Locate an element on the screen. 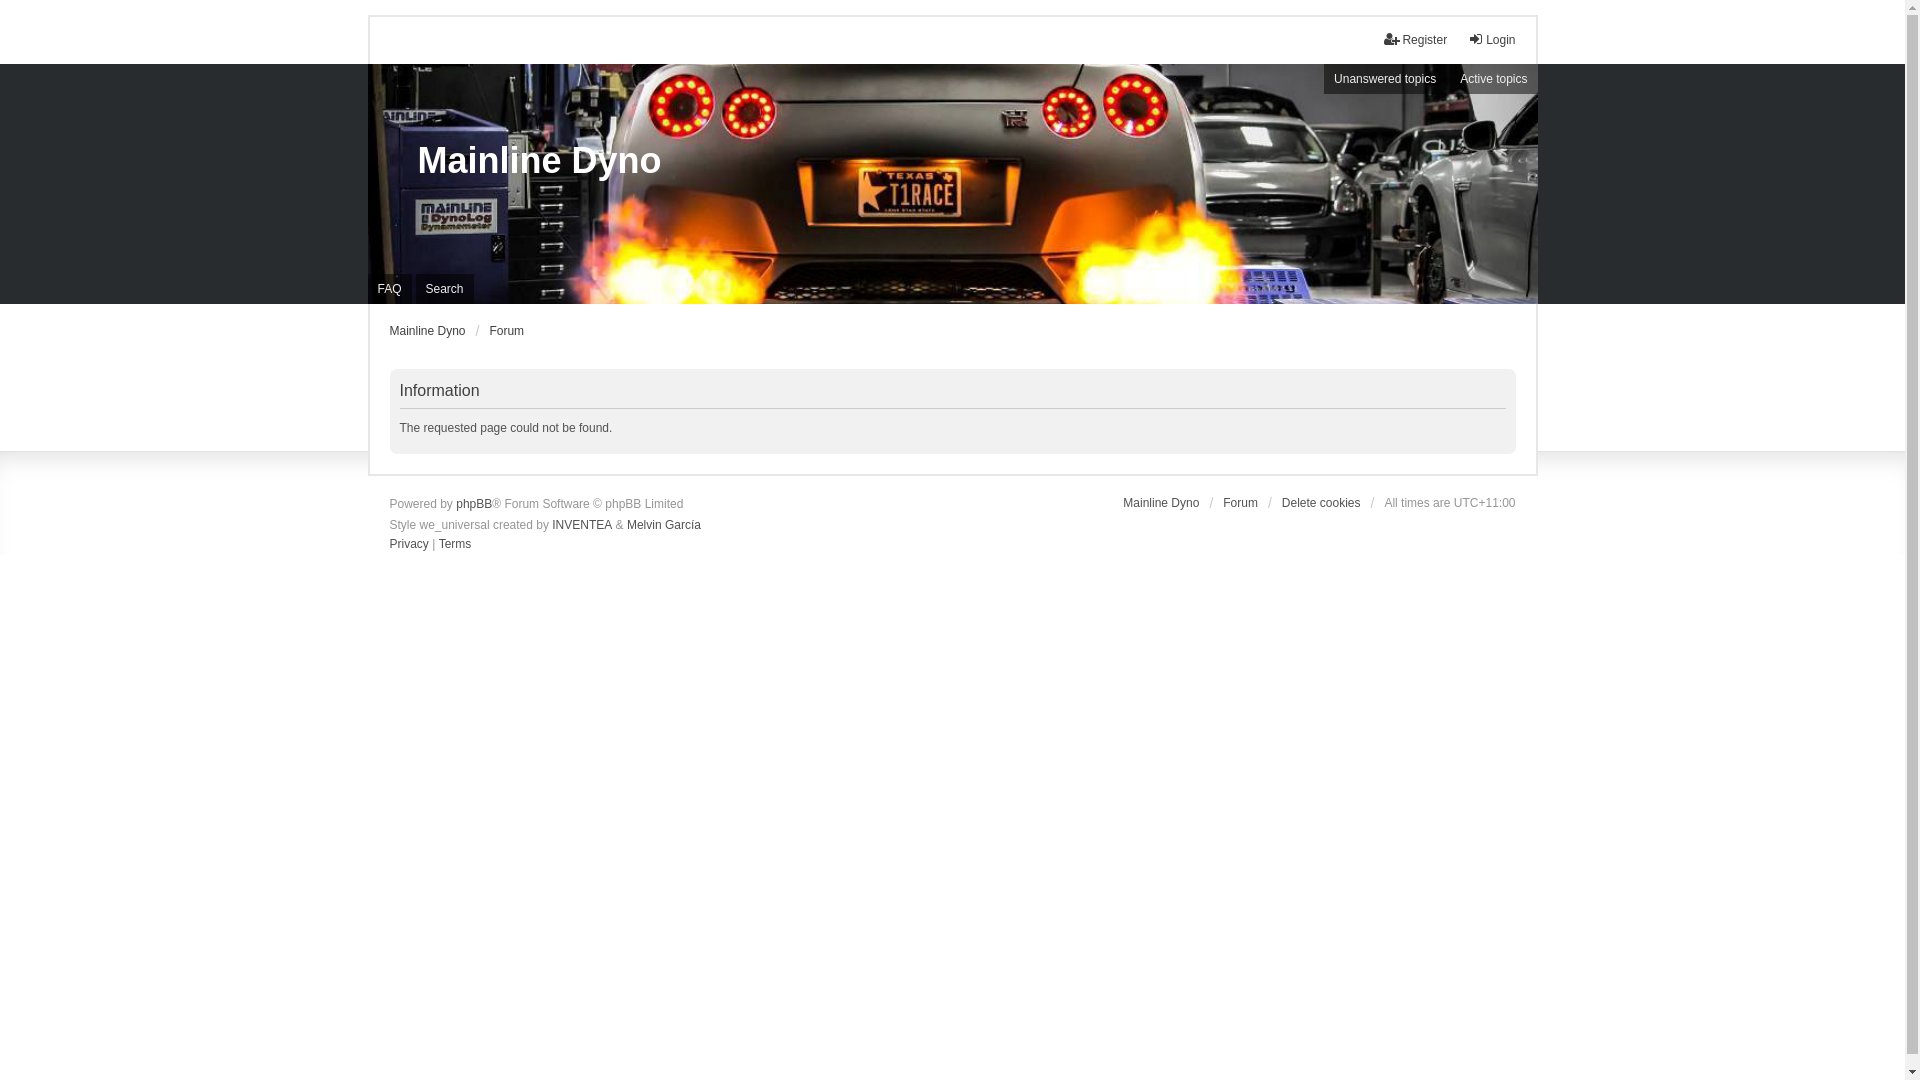 This screenshot has height=1080, width=1920. 'Delete cookies' is located at coordinates (1321, 501).